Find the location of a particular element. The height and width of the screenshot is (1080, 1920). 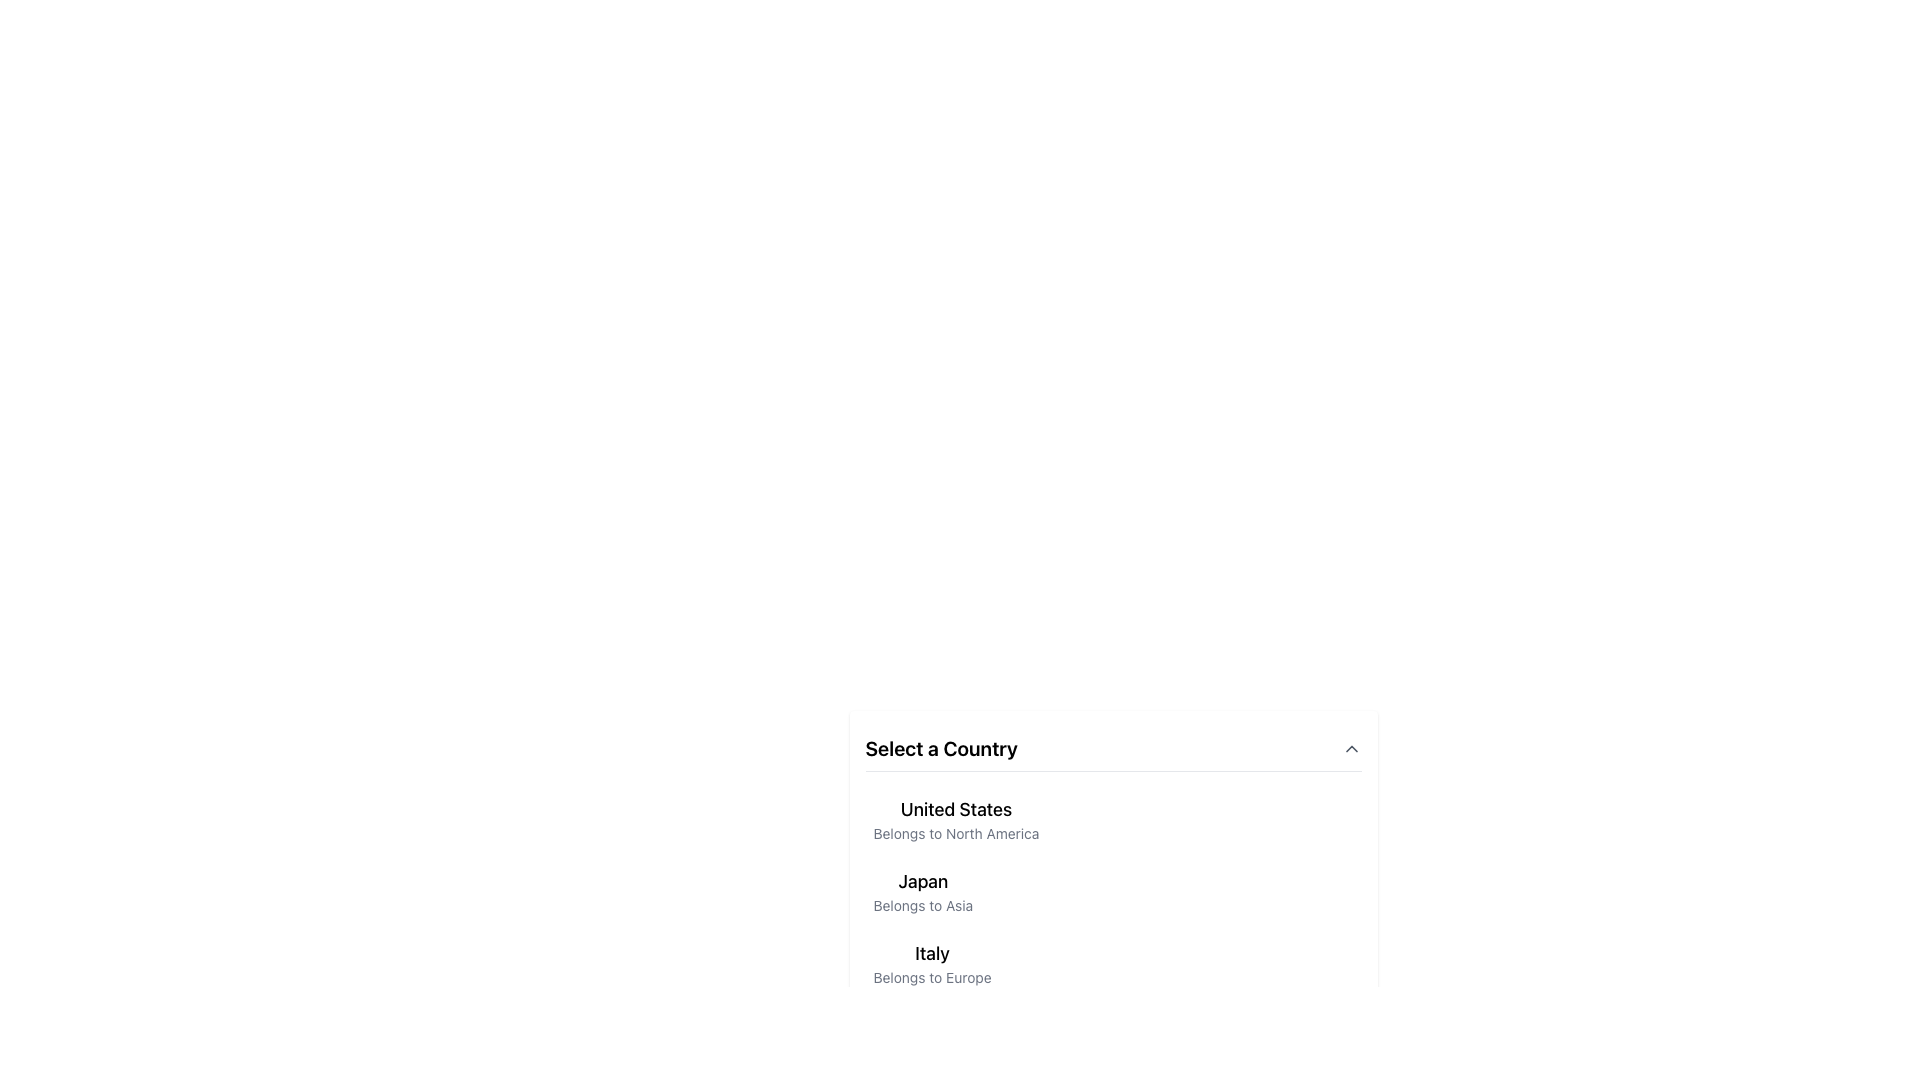

the text label displaying 'Belongs to Europe', which is a smaller gray sans-serif font located beneath the 'Italy' label in the selection group is located at coordinates (931, 977).